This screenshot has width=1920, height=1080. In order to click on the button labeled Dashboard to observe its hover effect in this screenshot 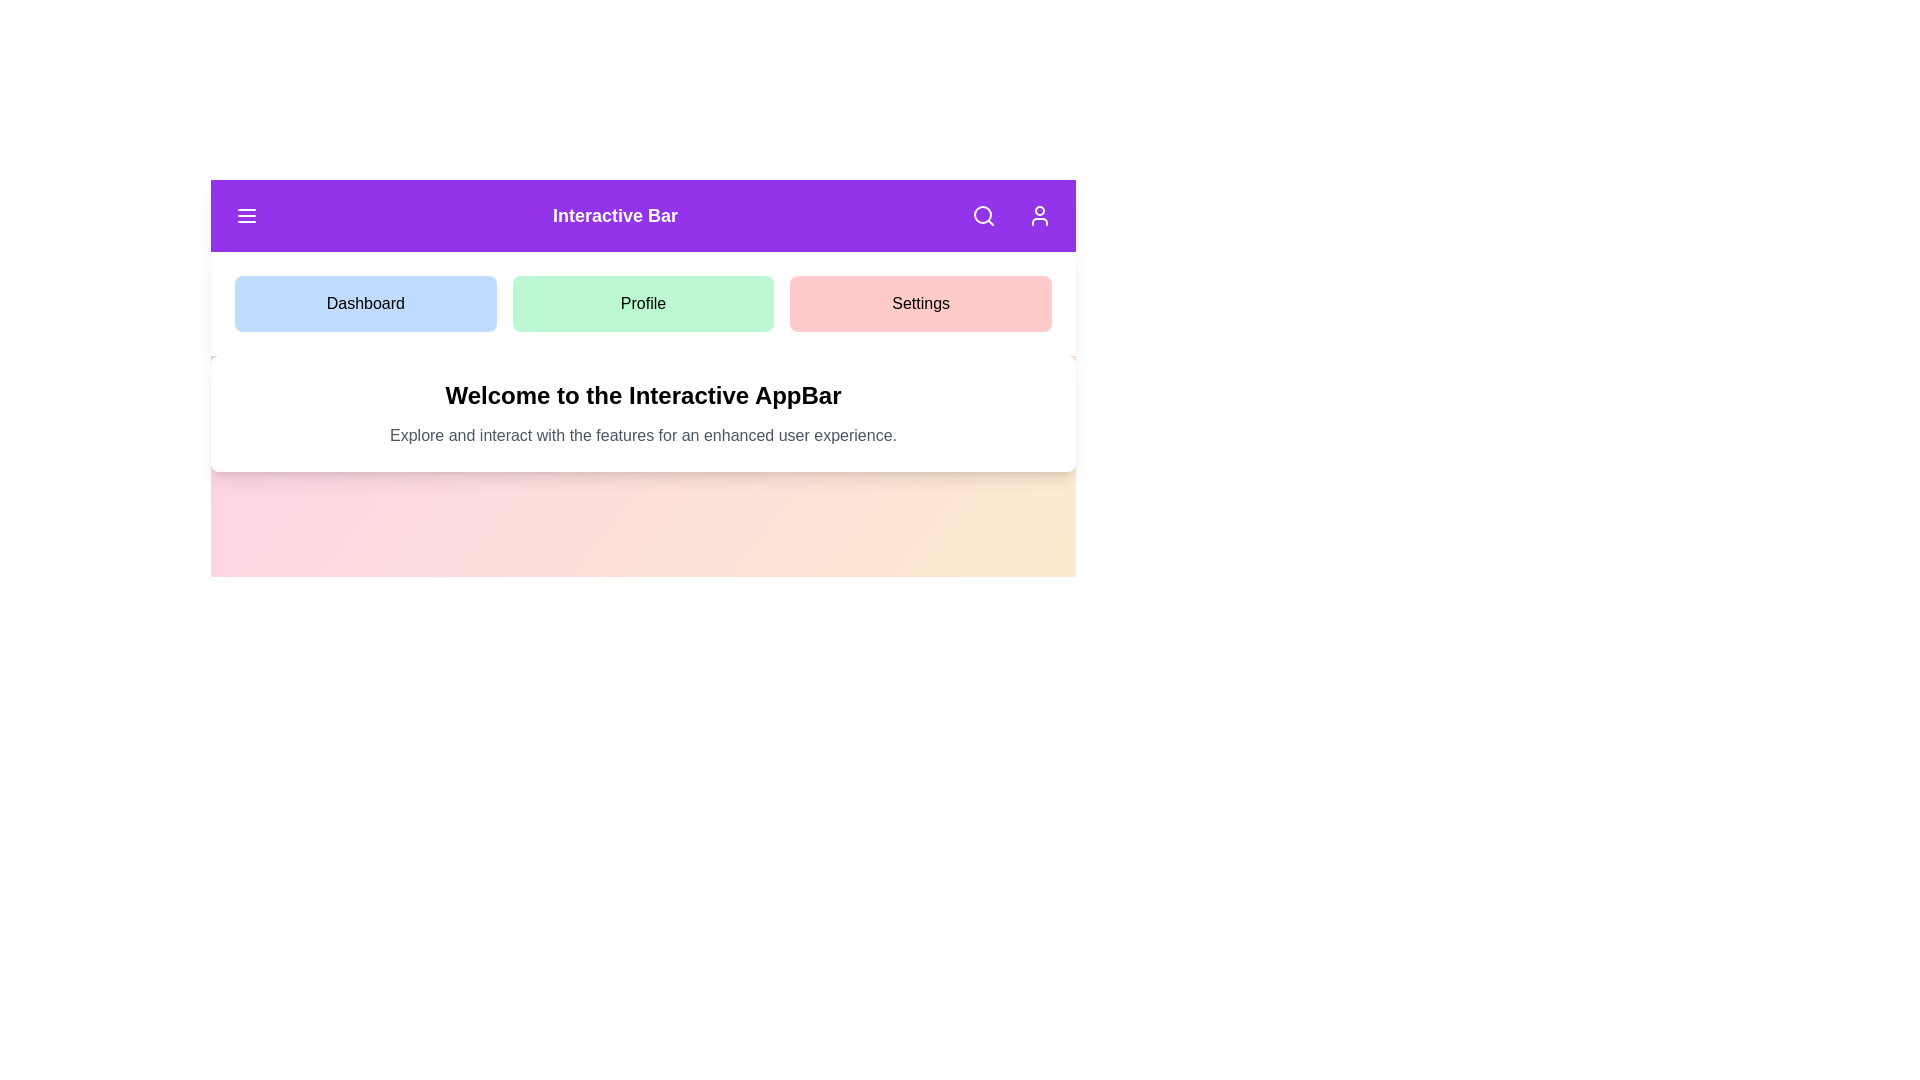, I will do `click(364, 304)`.